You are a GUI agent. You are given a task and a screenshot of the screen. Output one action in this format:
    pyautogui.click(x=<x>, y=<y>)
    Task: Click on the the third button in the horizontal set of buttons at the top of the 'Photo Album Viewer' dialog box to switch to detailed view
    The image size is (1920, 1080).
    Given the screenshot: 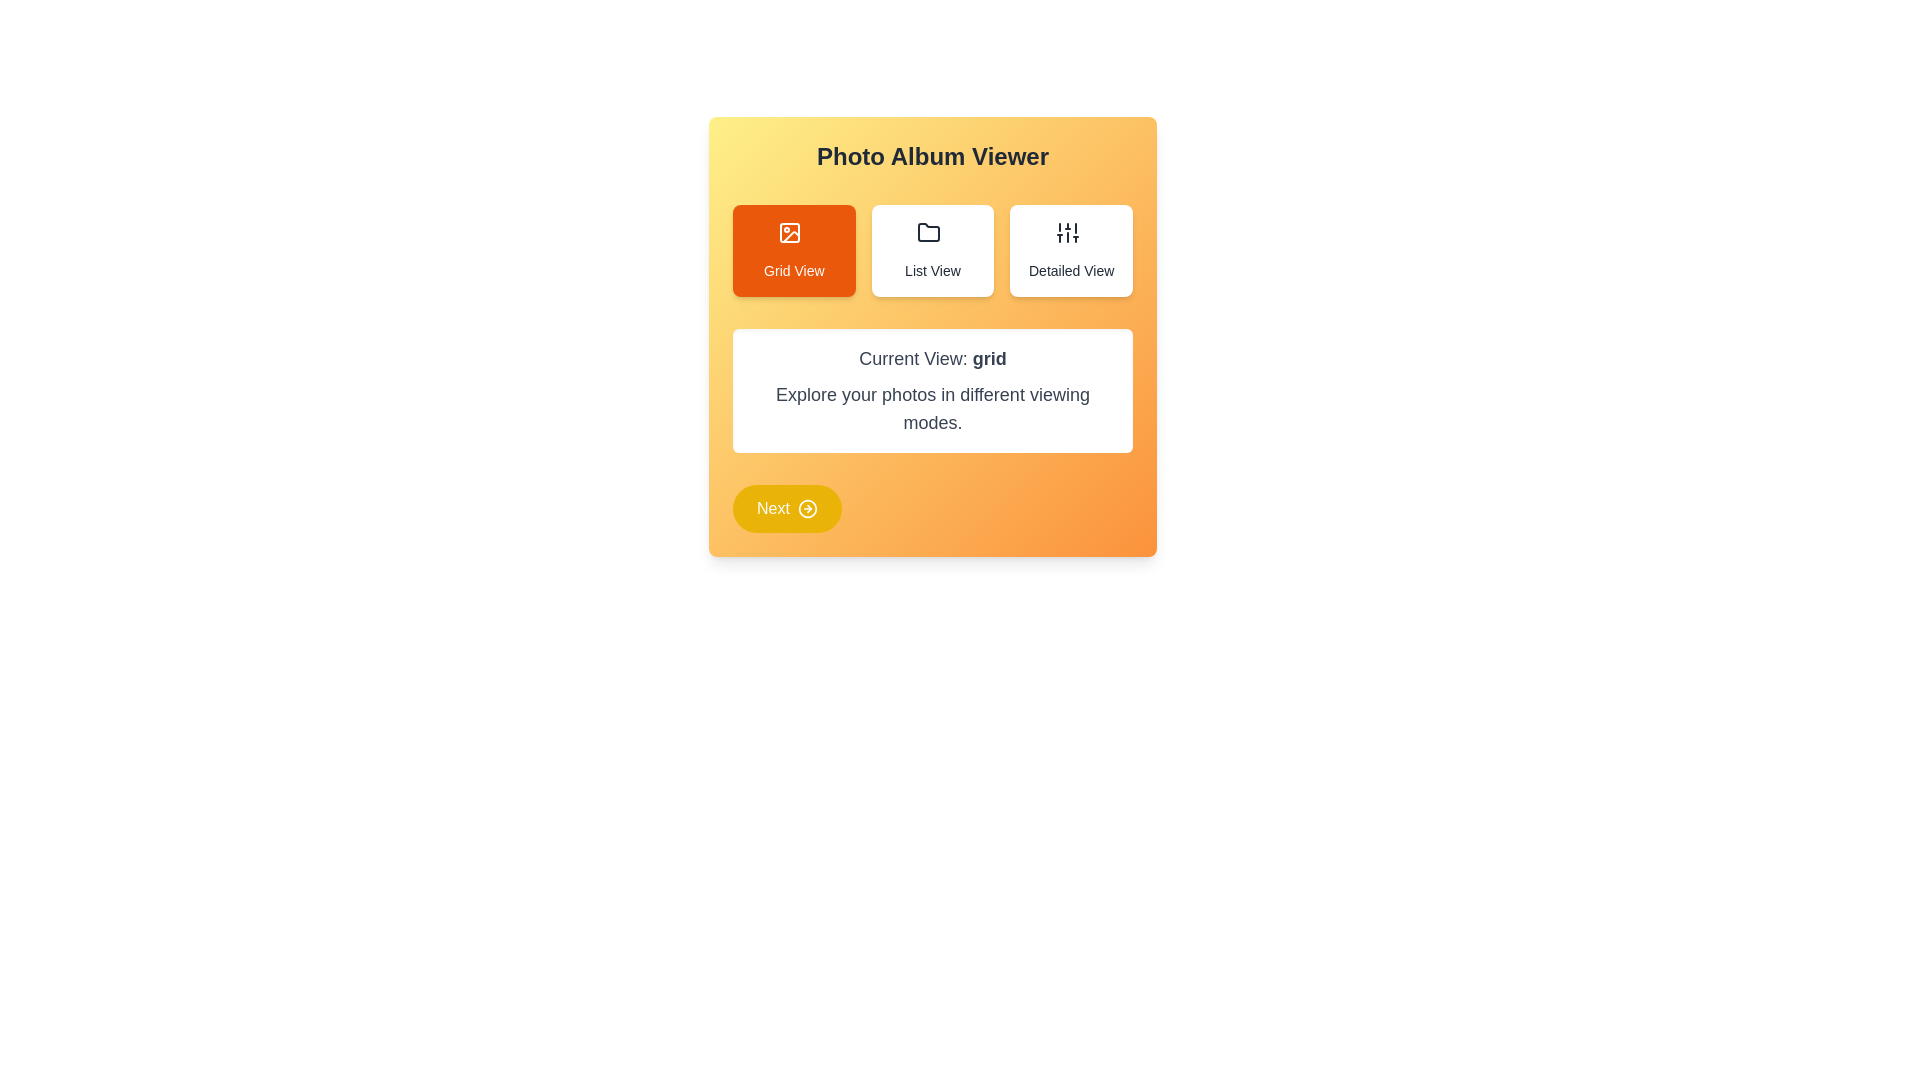 What is the action you would take?
    pyautogui.click(x=1070, y=249)
    